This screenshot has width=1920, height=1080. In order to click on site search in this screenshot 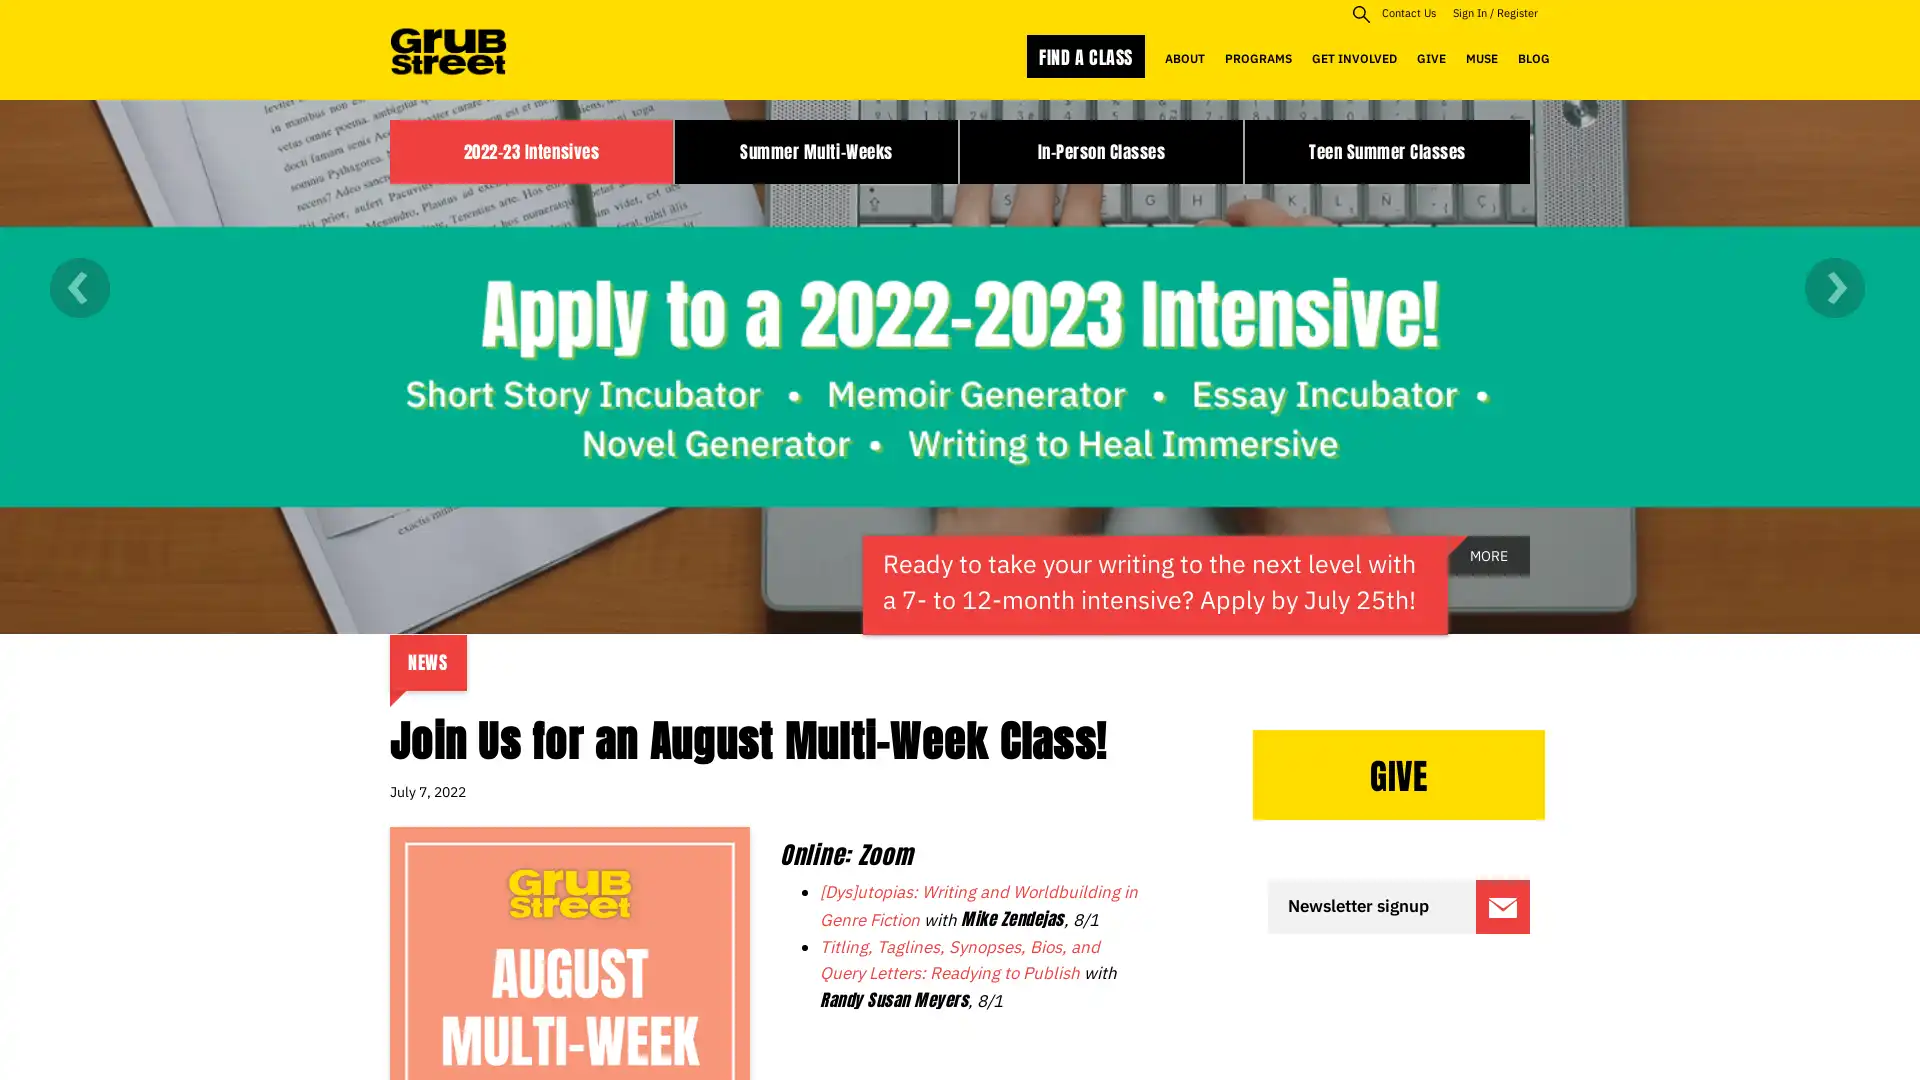, I will do `click(1360, 13)`.